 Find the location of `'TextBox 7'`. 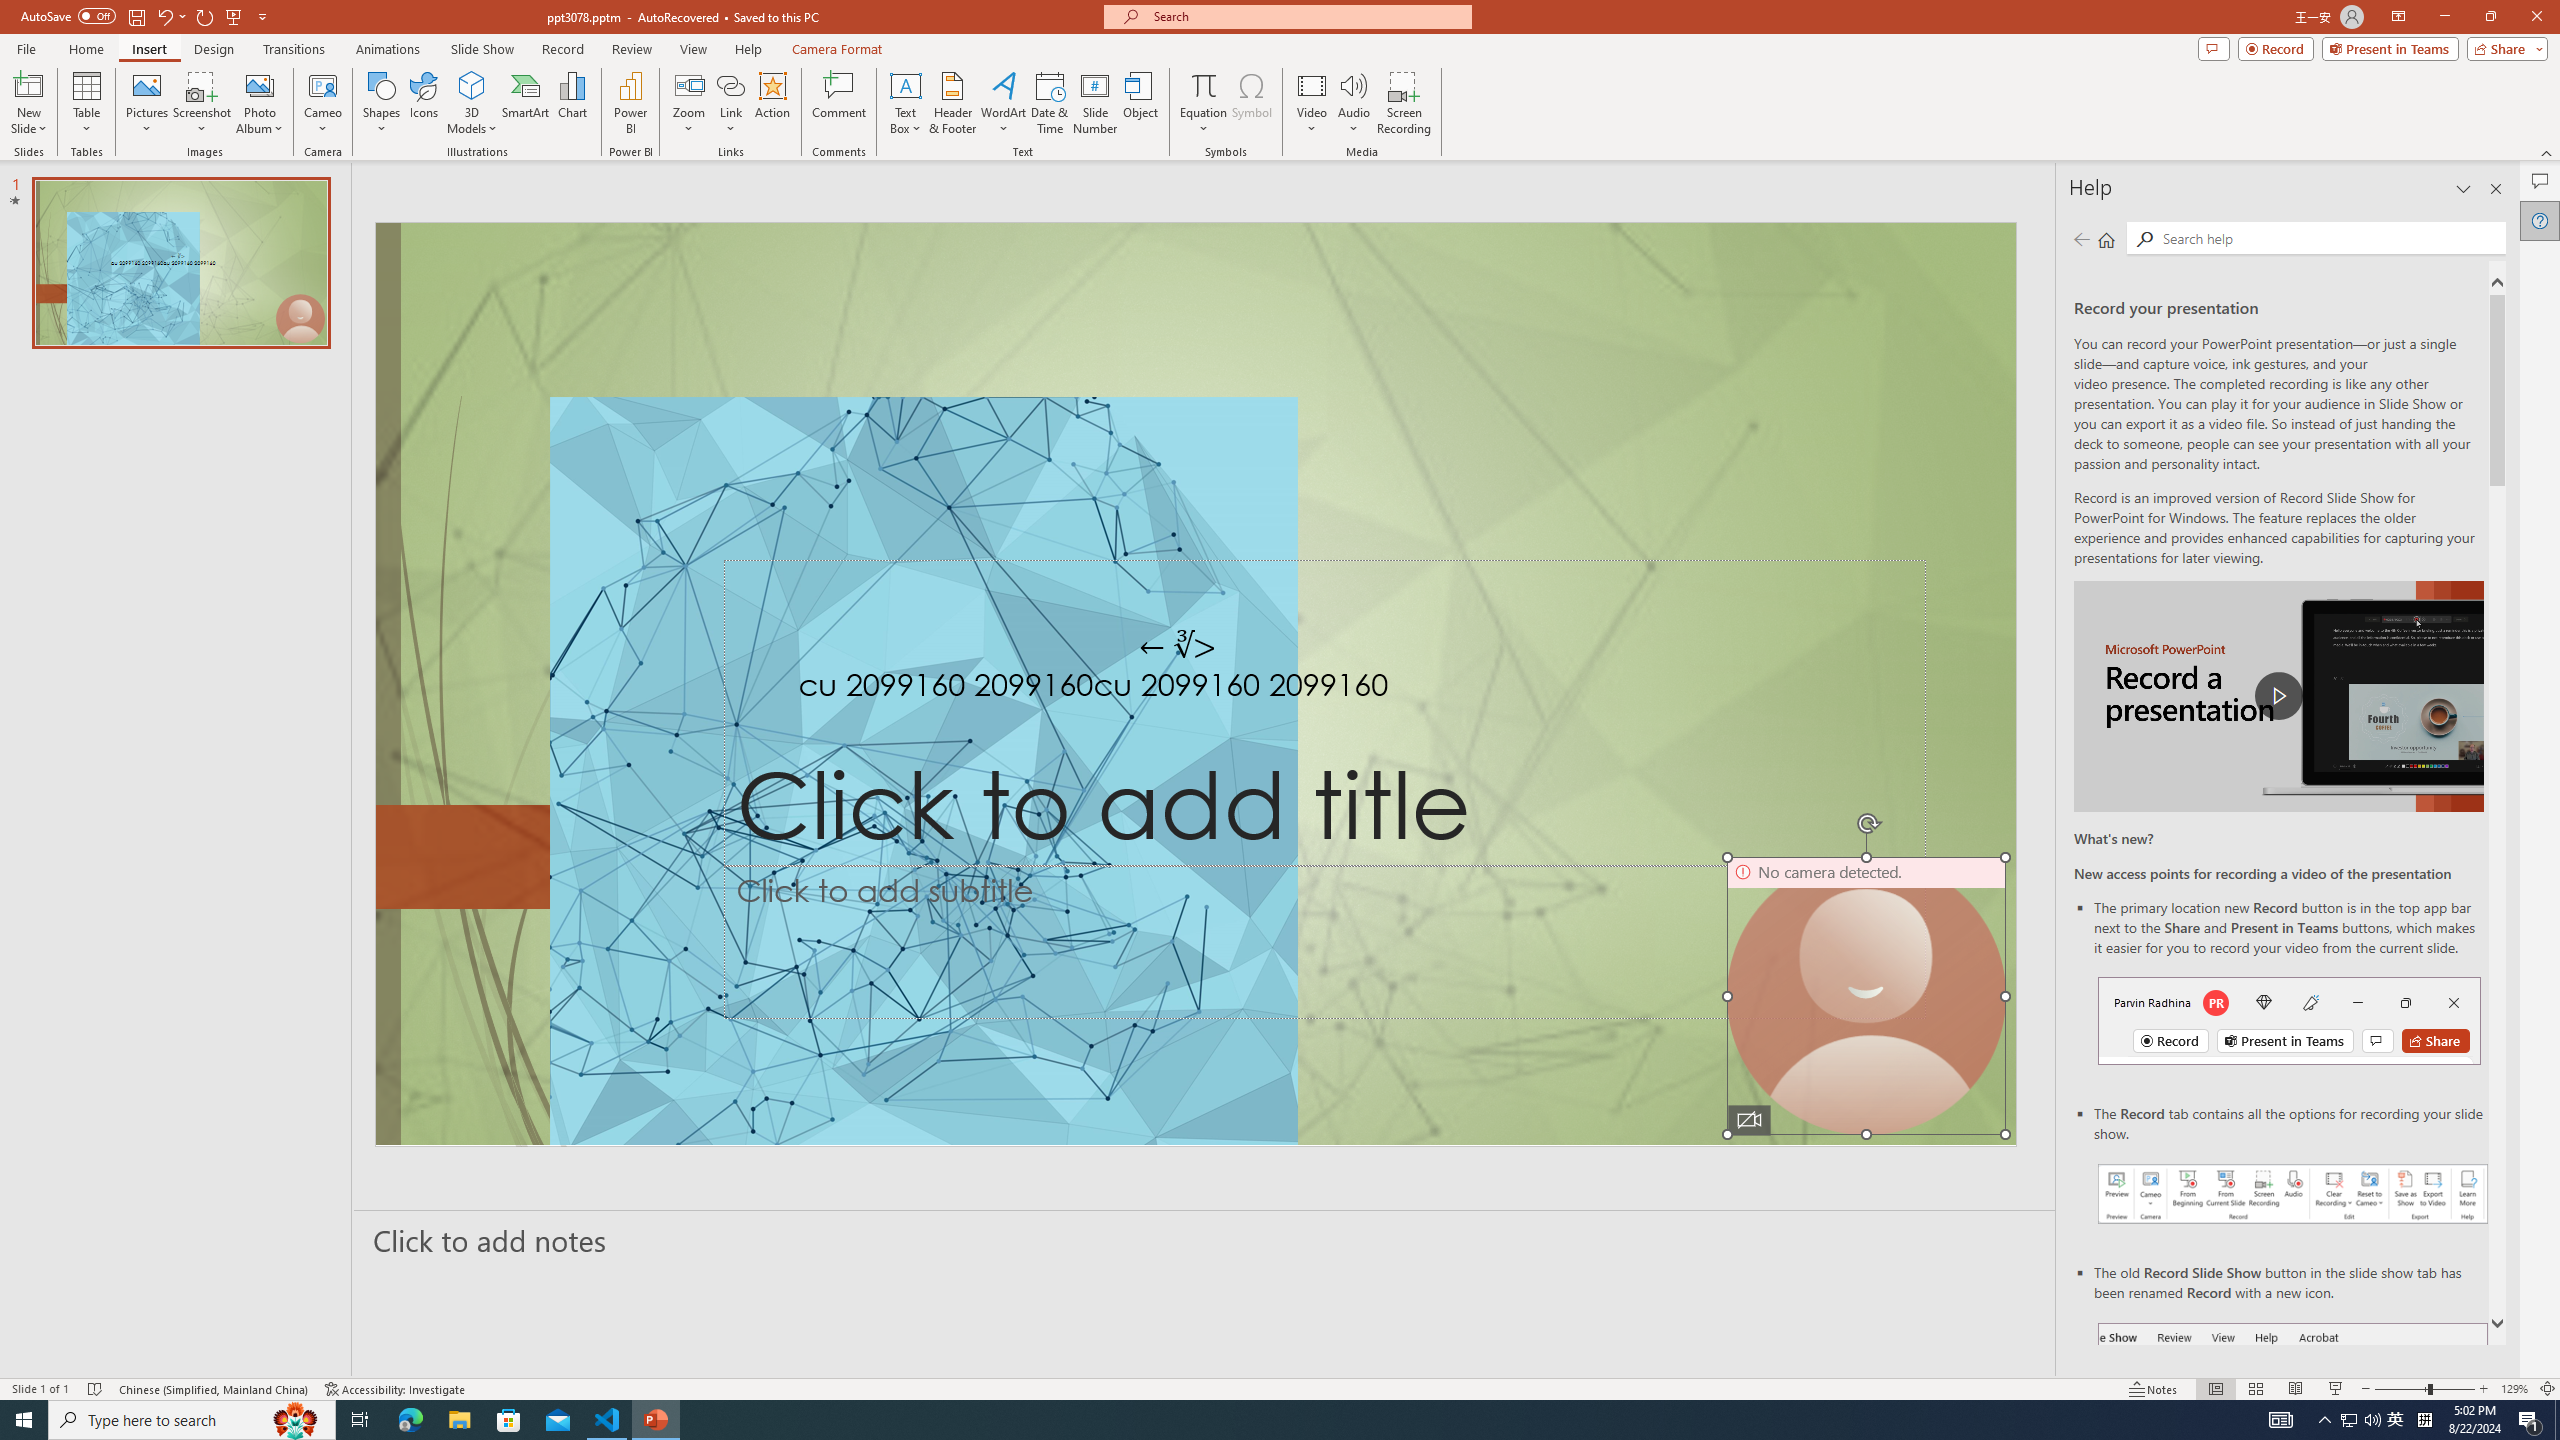

'TextBox 7' is located at coordinates (1178, 646).